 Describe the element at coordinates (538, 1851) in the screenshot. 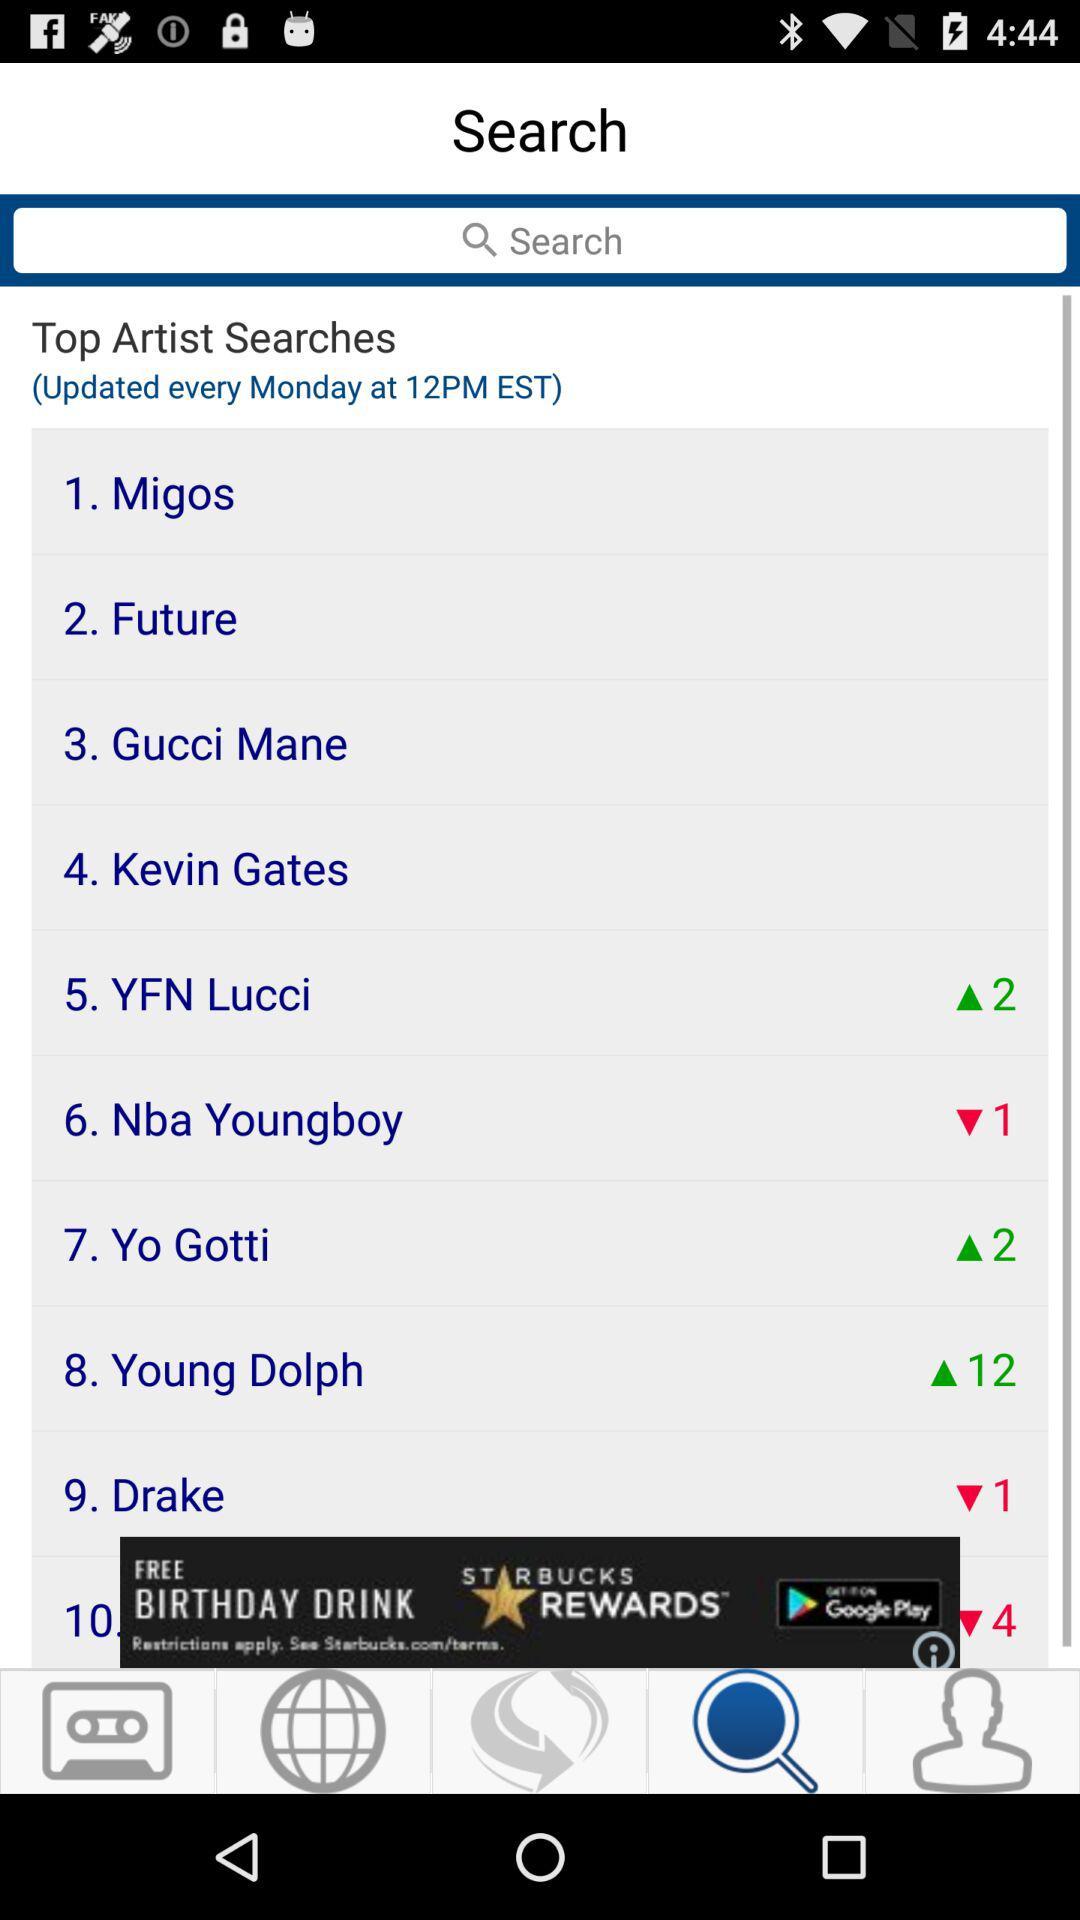

I see `the refresh icon` at that location.